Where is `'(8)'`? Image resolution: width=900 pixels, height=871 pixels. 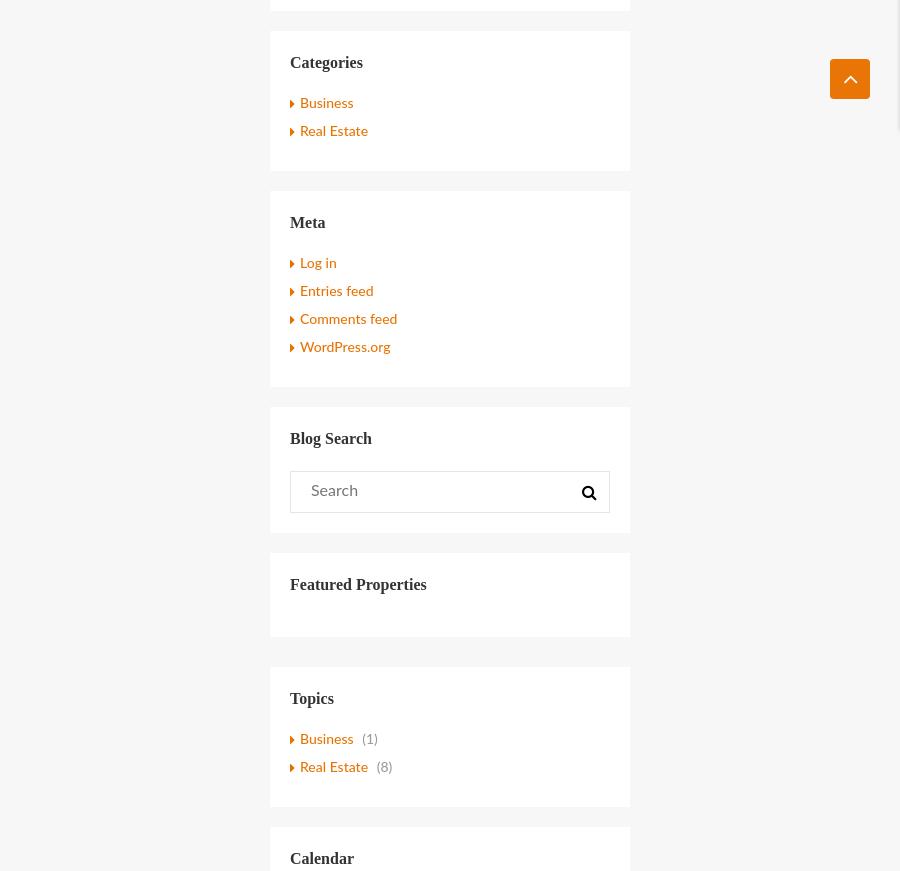 '(8)' is located at coordinates (382, 767).